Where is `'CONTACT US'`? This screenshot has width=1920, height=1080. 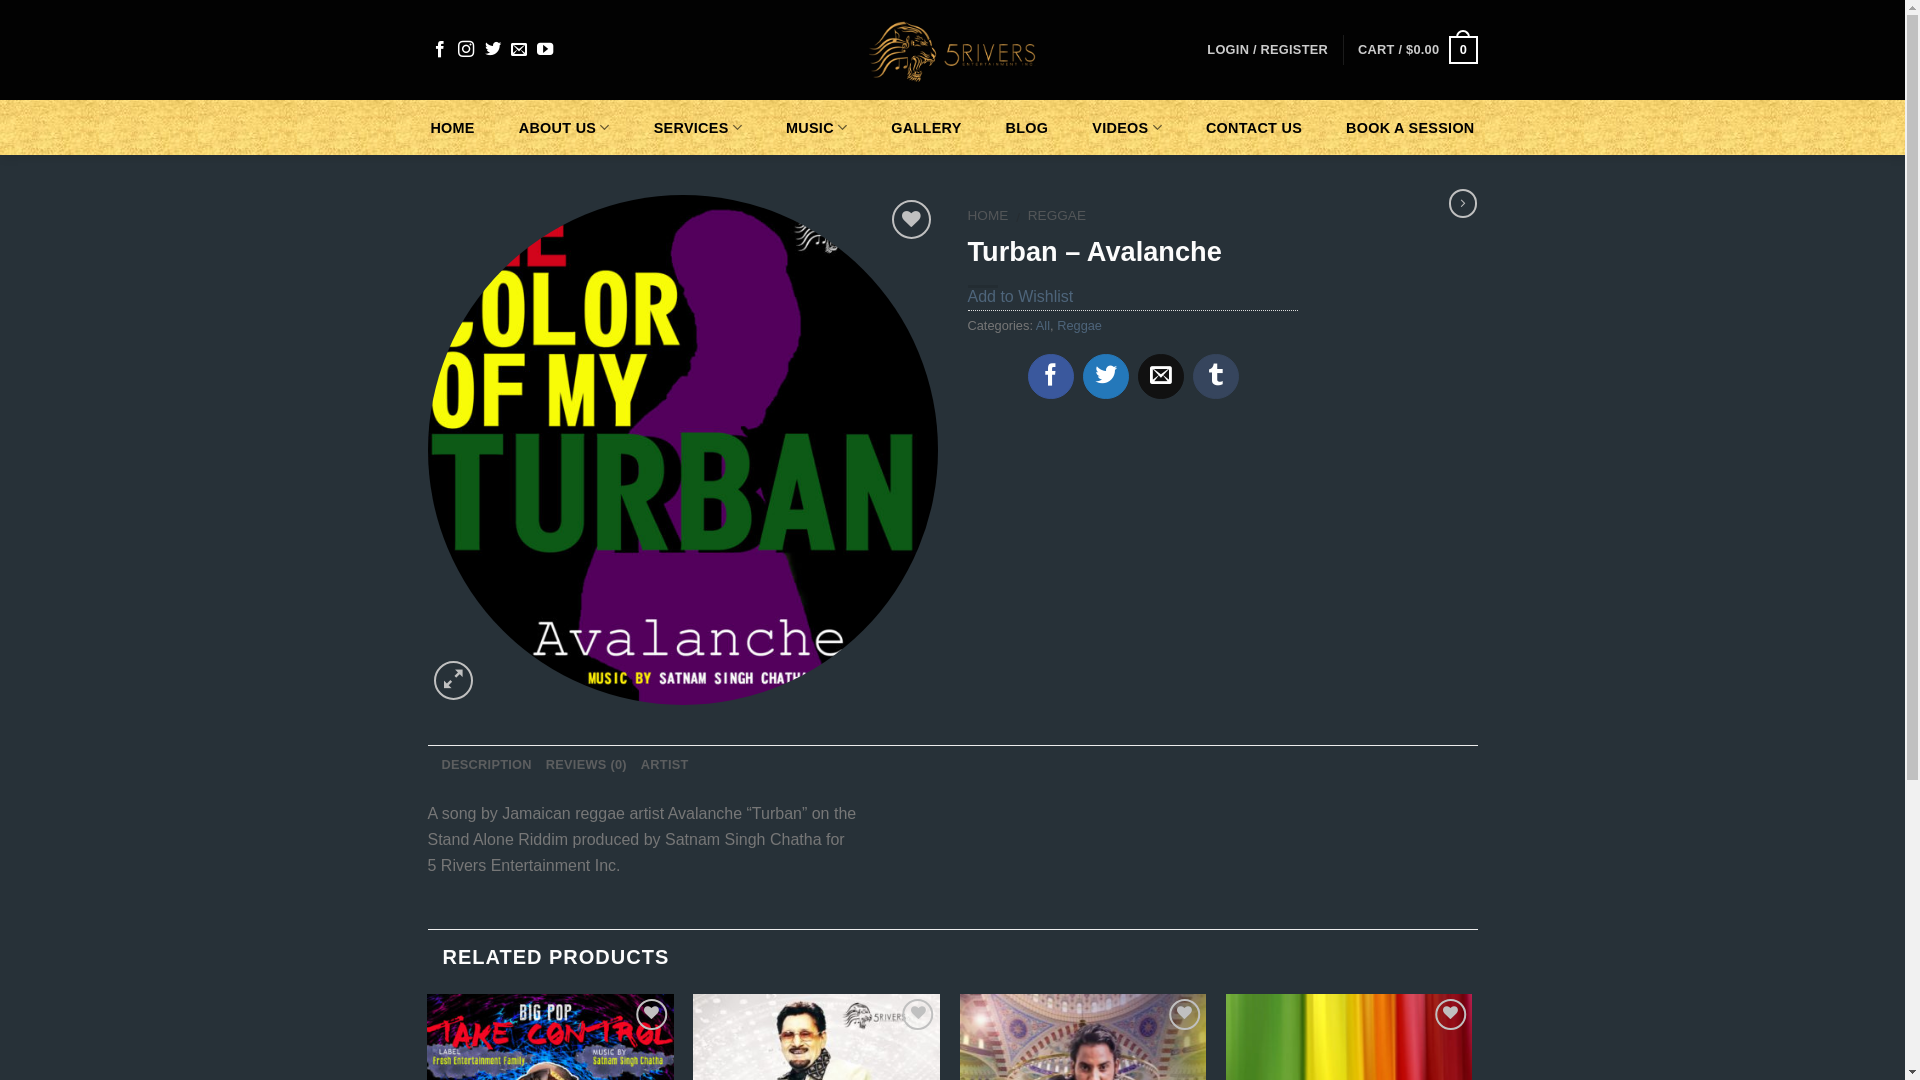
'CONTACT US' is located at coordinates (1252, 127).